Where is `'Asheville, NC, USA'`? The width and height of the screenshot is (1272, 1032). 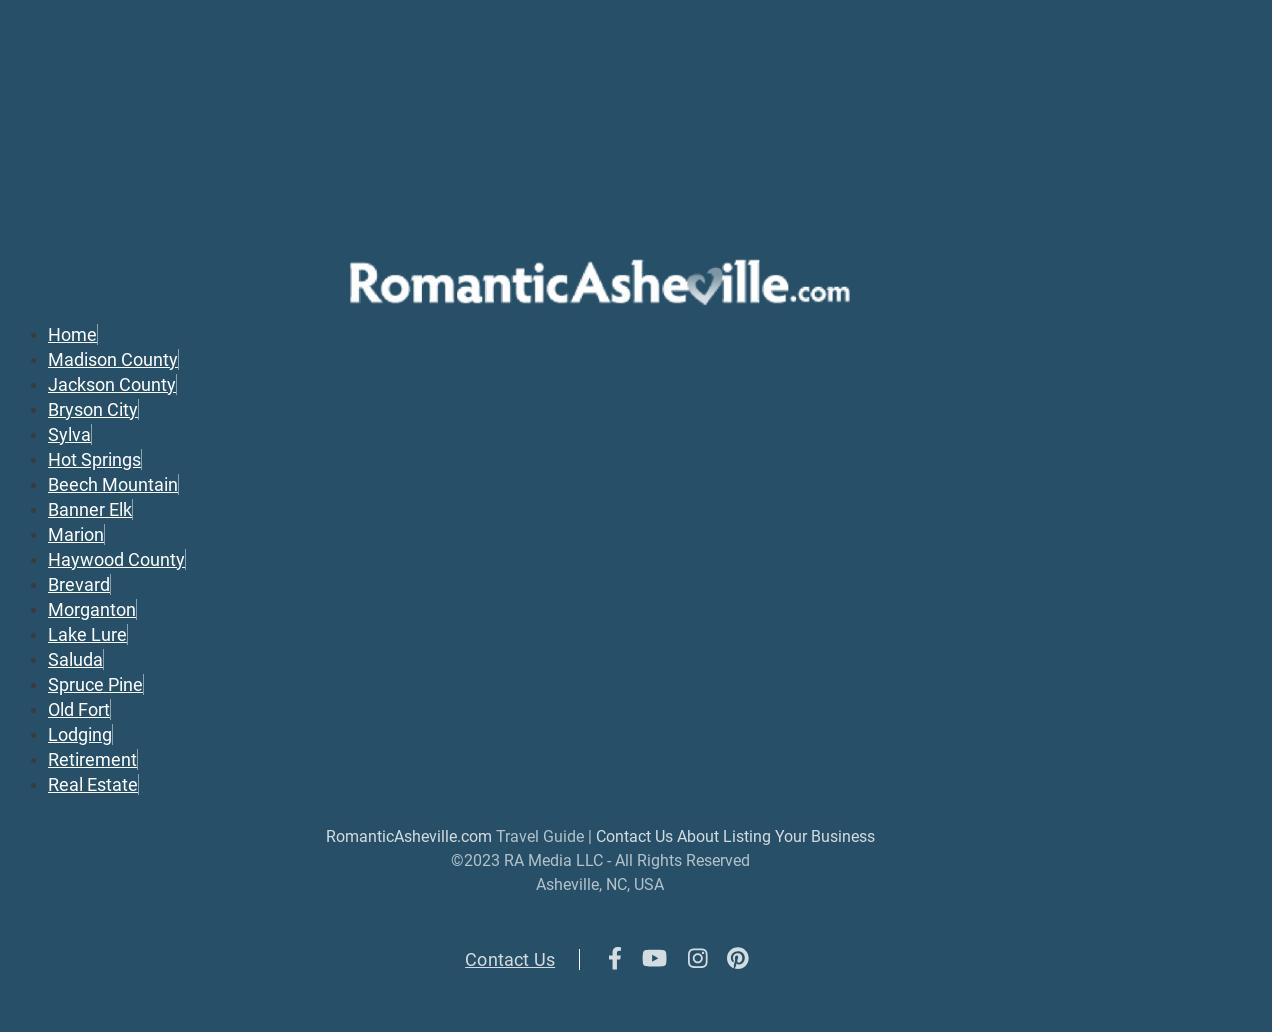
'Asheville, NC, USA' is located at coordinates (600, 883).